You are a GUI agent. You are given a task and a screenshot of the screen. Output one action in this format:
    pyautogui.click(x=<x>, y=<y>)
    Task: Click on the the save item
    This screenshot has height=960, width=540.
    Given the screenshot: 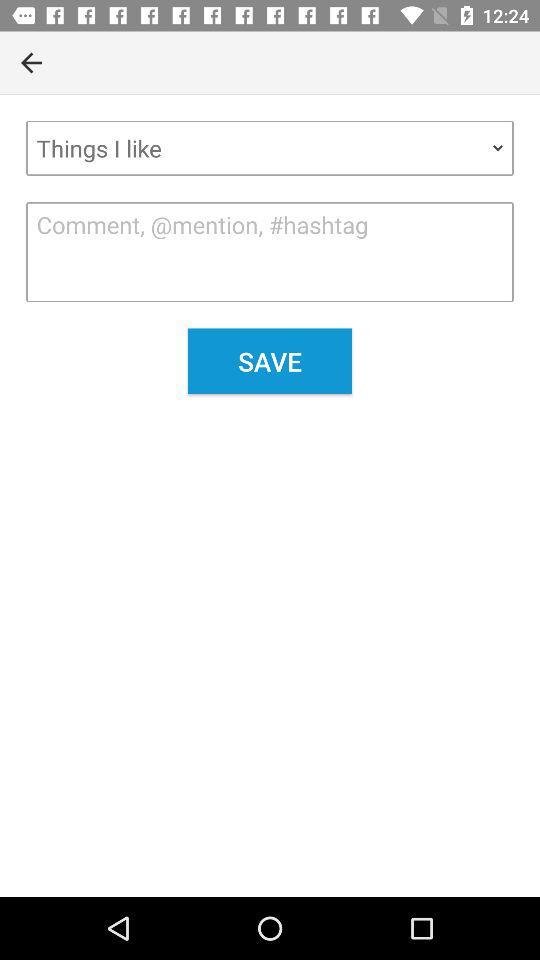 What is the action you would take?
    pyautogui.click(x=270, y=360)
    